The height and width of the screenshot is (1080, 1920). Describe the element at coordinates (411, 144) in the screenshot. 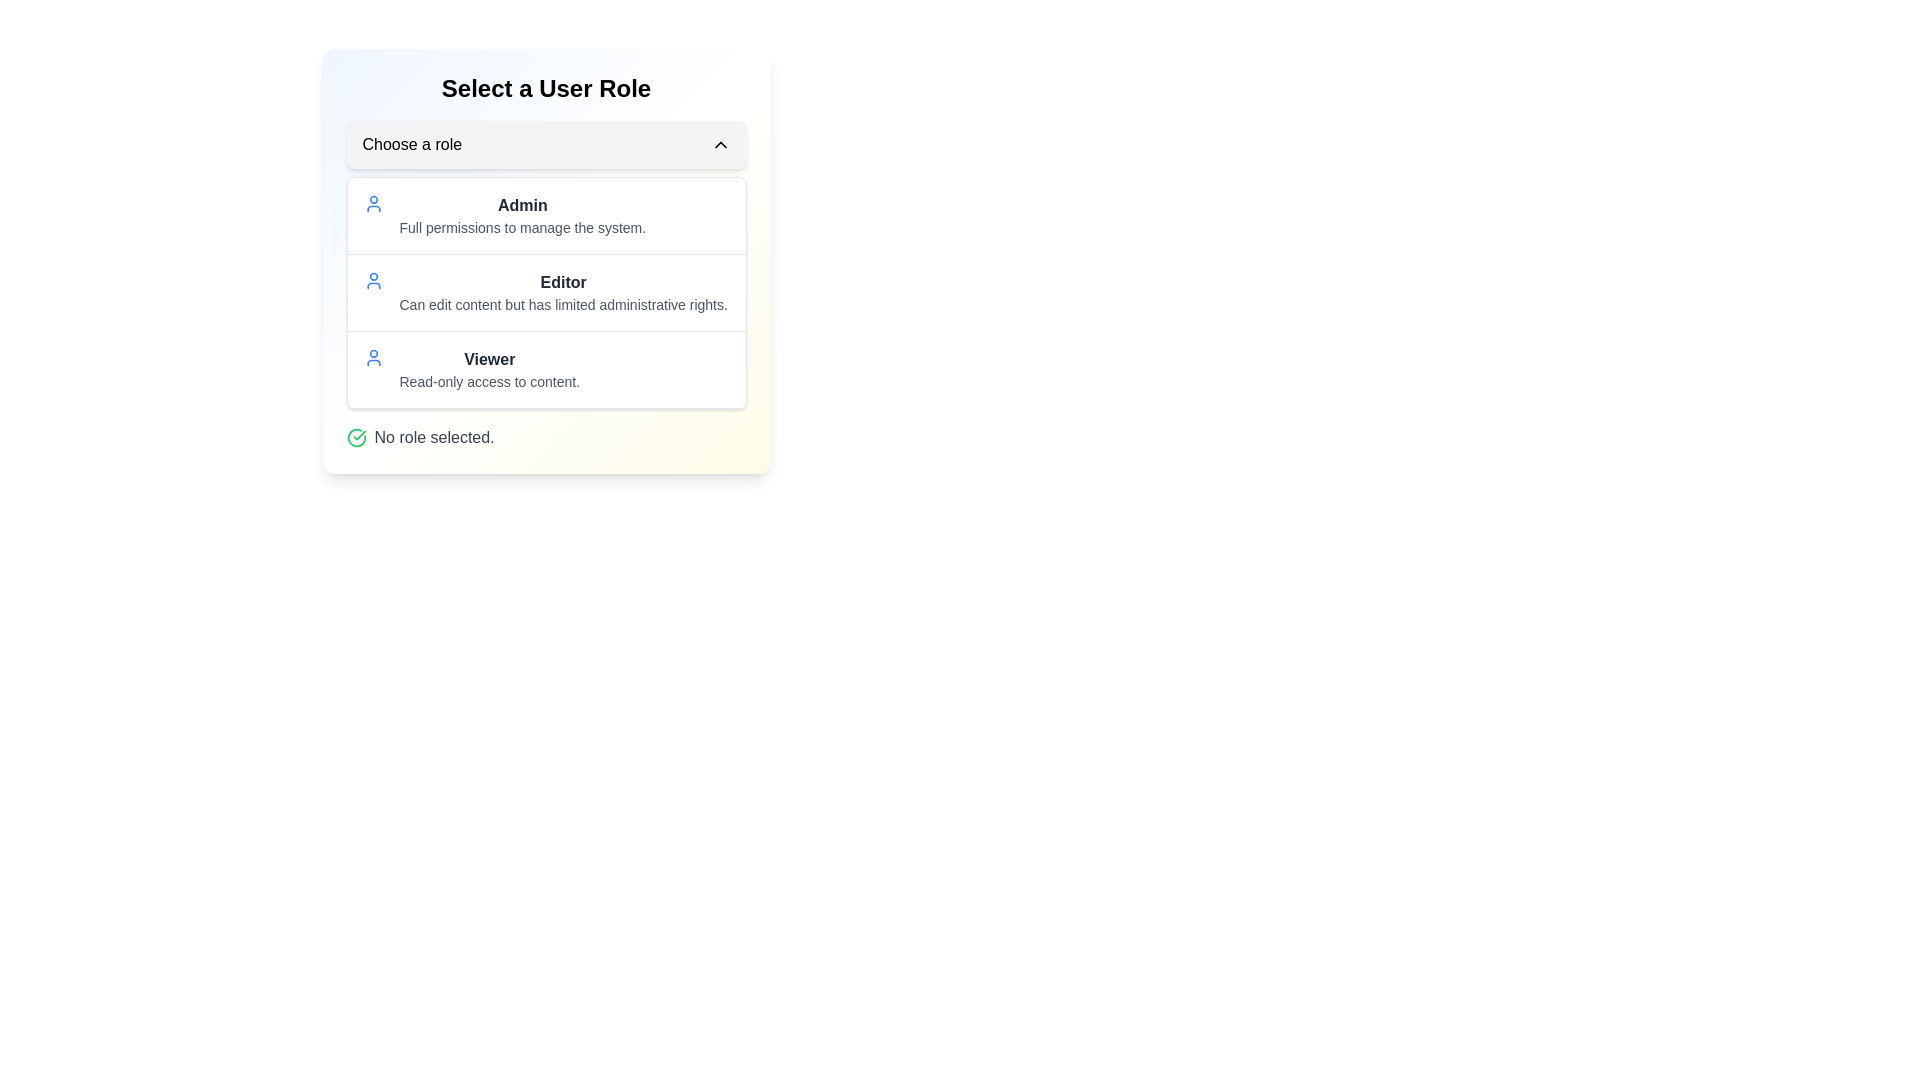

I see `the text label that says 'Choose a role', which is part of a dropdown selector interface and positioned adjacent to an upward-facing arrow icon` at that location.